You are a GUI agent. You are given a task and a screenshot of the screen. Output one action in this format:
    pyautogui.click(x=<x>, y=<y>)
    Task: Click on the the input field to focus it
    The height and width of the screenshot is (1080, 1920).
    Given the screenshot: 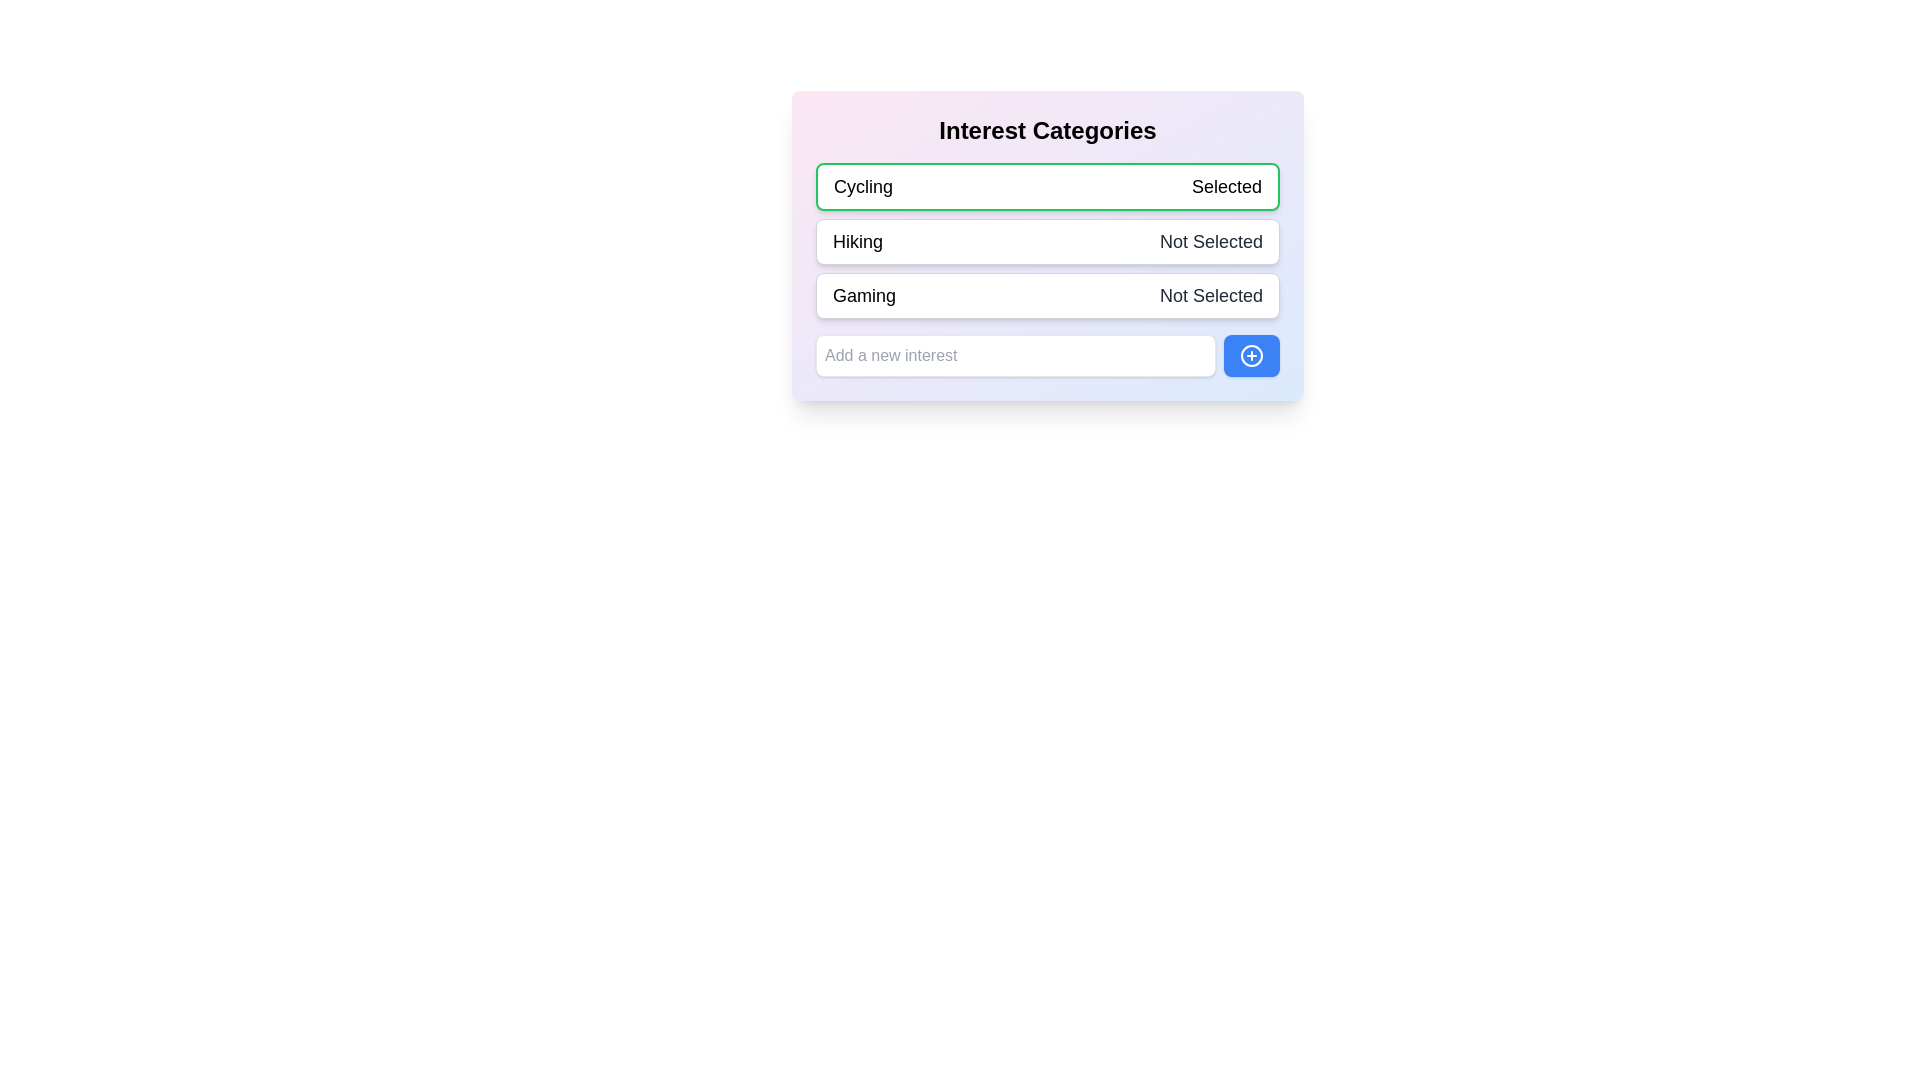 What is the action you would take?
    pyautogui.click(x=1016, y=354)
    